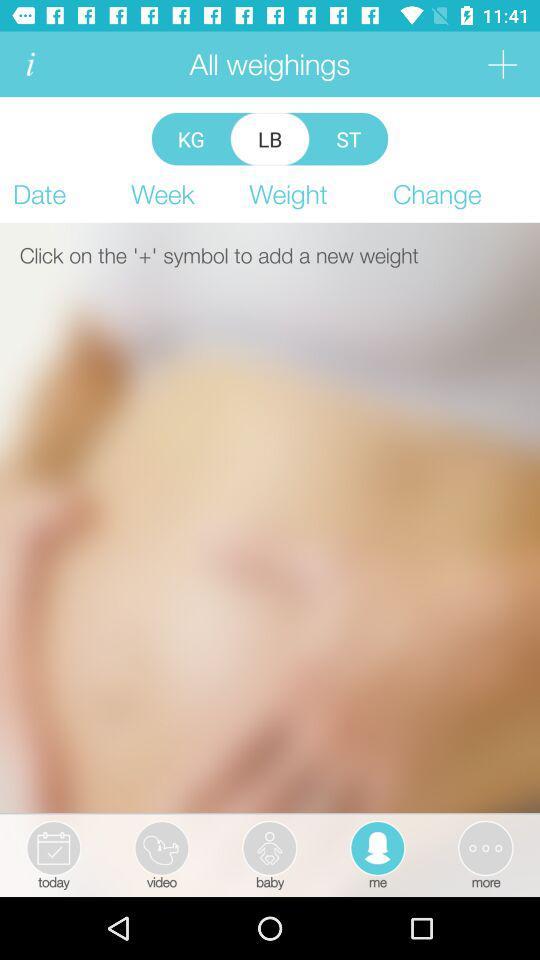 The width and height of the screenshot is (540, 960). What do you see at coordinates (501, 64) in the screenshot?
I see `app above the change` at bounding box center [501, 64].